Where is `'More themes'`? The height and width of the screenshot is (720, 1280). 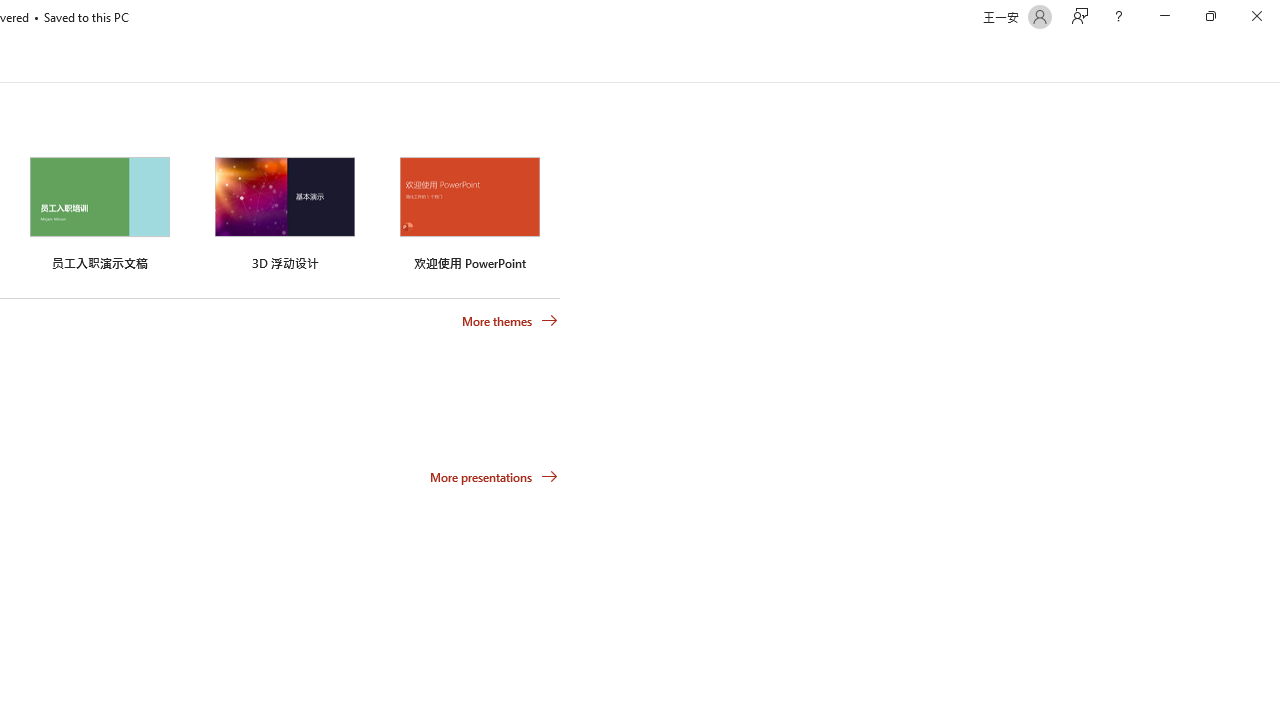 'More themes' is located at coordinates (510, 320).